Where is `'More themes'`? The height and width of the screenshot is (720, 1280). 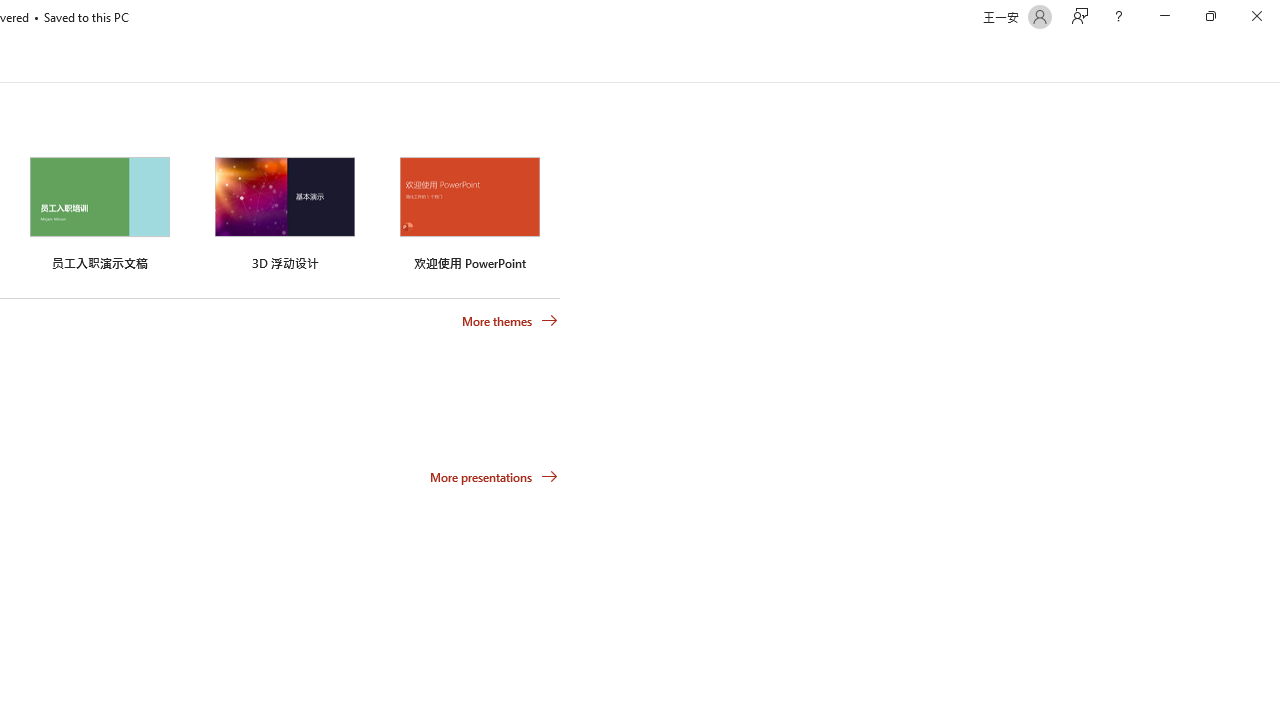 'More themes' is located at coordinates (510, 320).